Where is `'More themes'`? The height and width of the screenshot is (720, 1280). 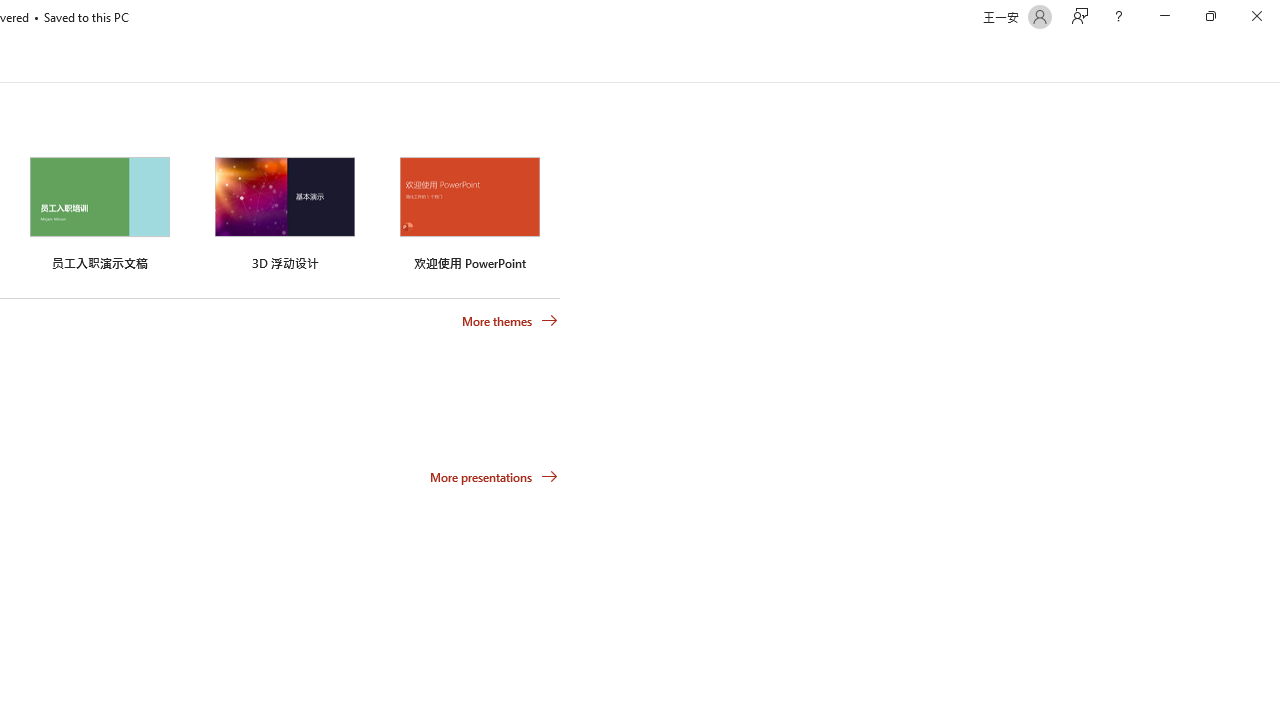 'More themes' is located at coordinates (510, 320).